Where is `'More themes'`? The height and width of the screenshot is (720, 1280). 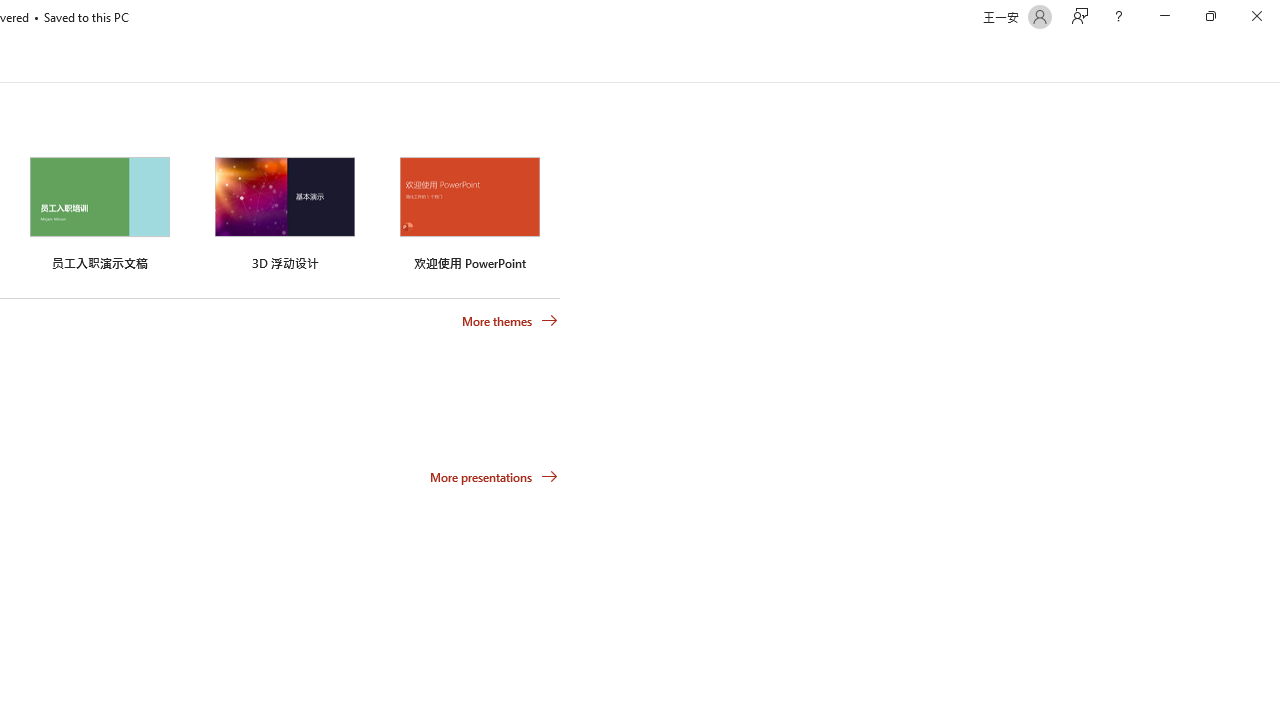 'More themes' is located at coordinates (510, 320).